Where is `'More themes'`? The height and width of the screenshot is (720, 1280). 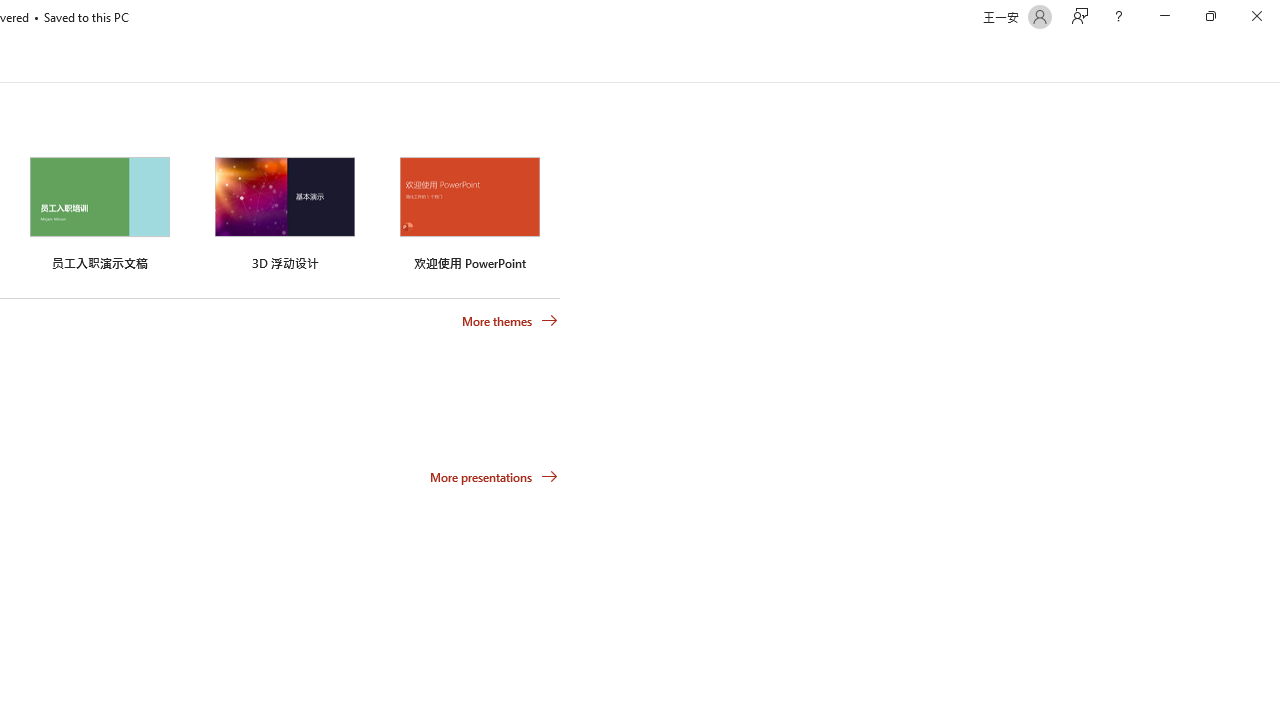 'More themes' is located at coordinates (510, 320).